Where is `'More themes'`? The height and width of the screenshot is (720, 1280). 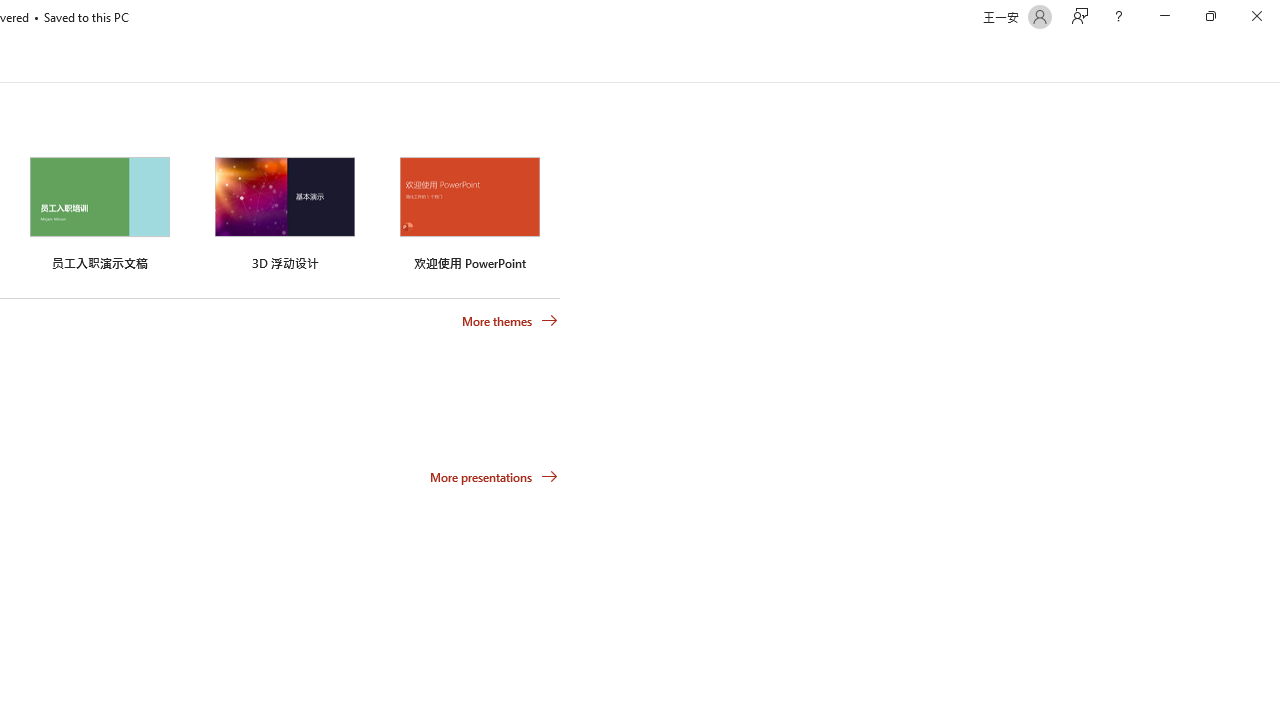 'More themes' is located at coordinates (510, 320).